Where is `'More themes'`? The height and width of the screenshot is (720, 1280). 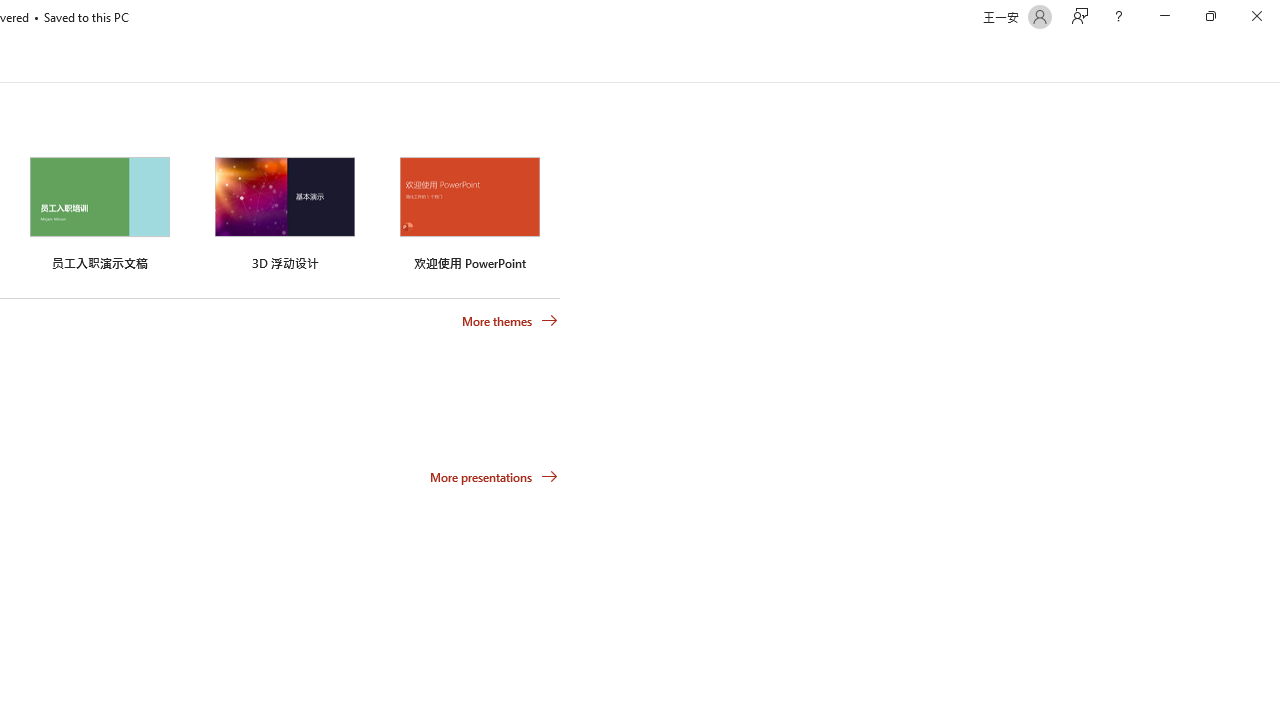 'More themes' is located at coordinates (510, 320).